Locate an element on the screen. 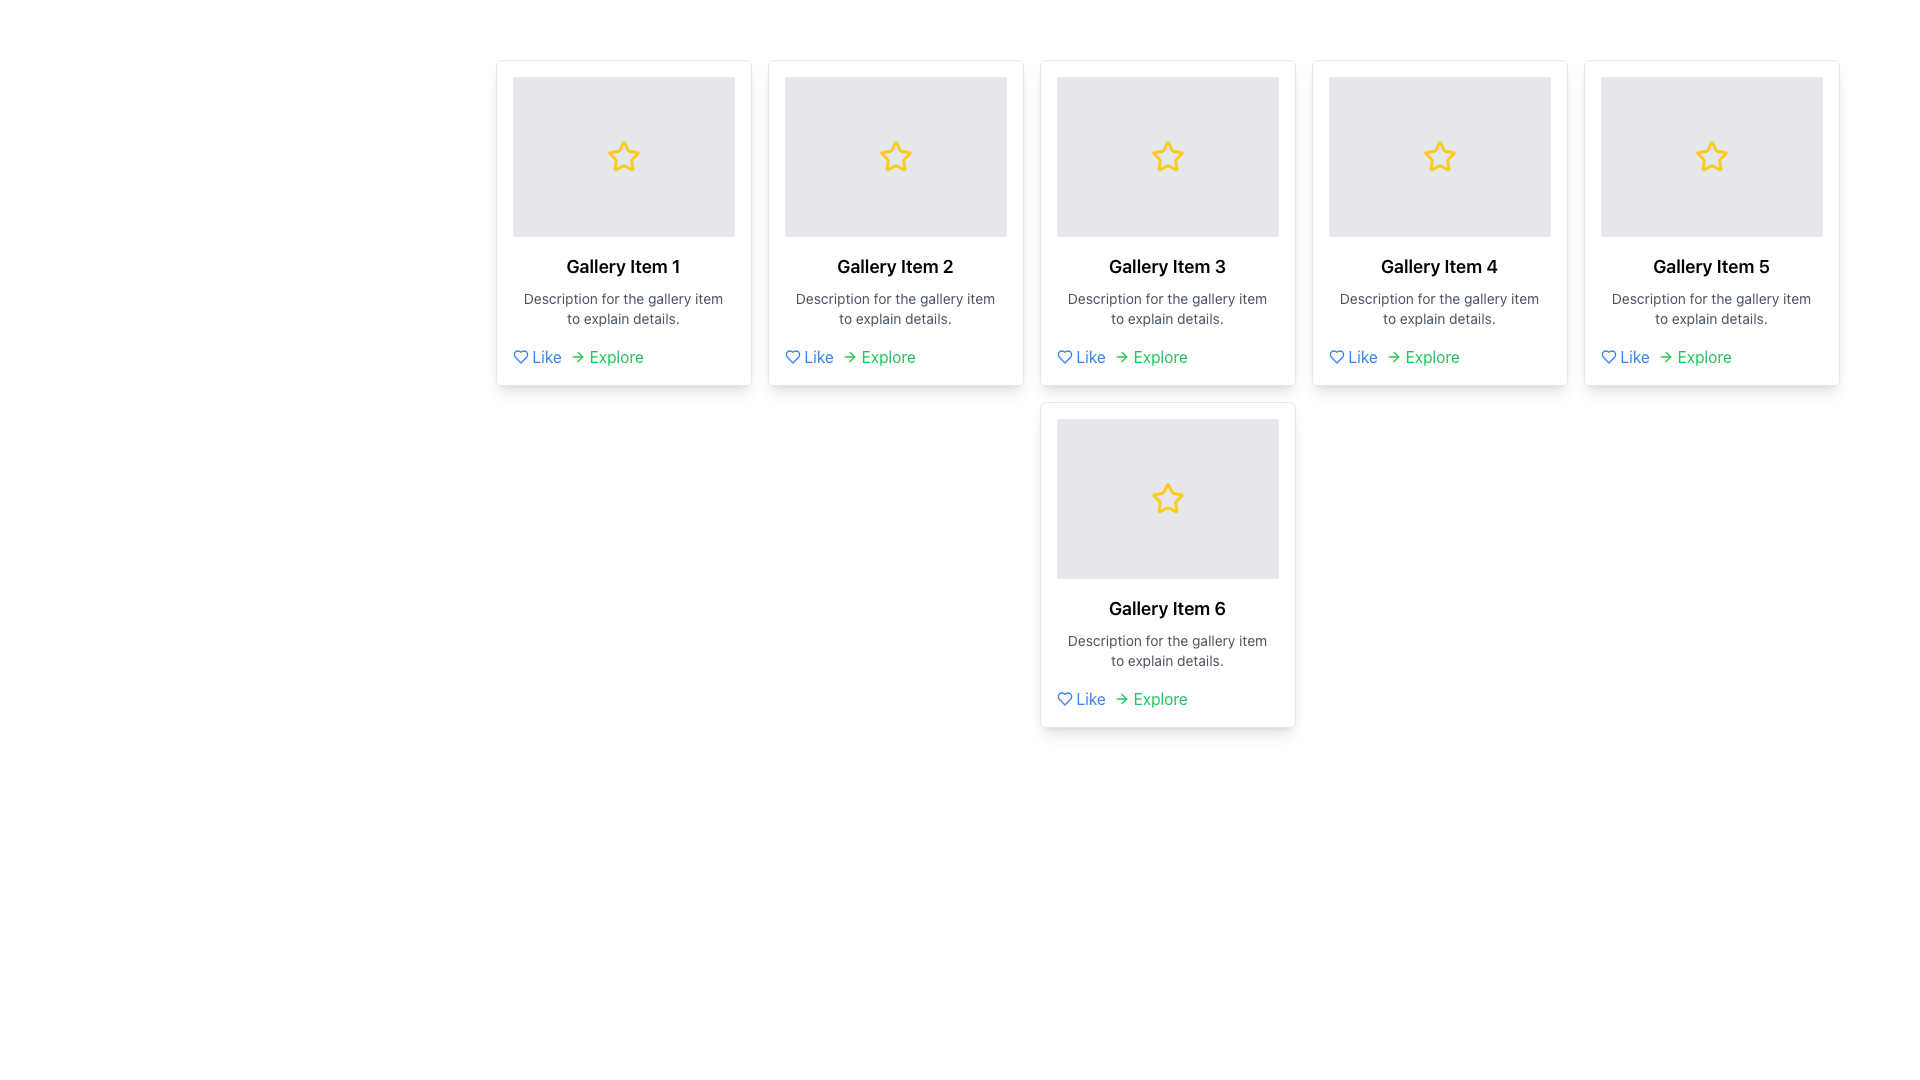  the heart icon linked to 'Gallery Item 5' is located at coordinates (1608, 356).